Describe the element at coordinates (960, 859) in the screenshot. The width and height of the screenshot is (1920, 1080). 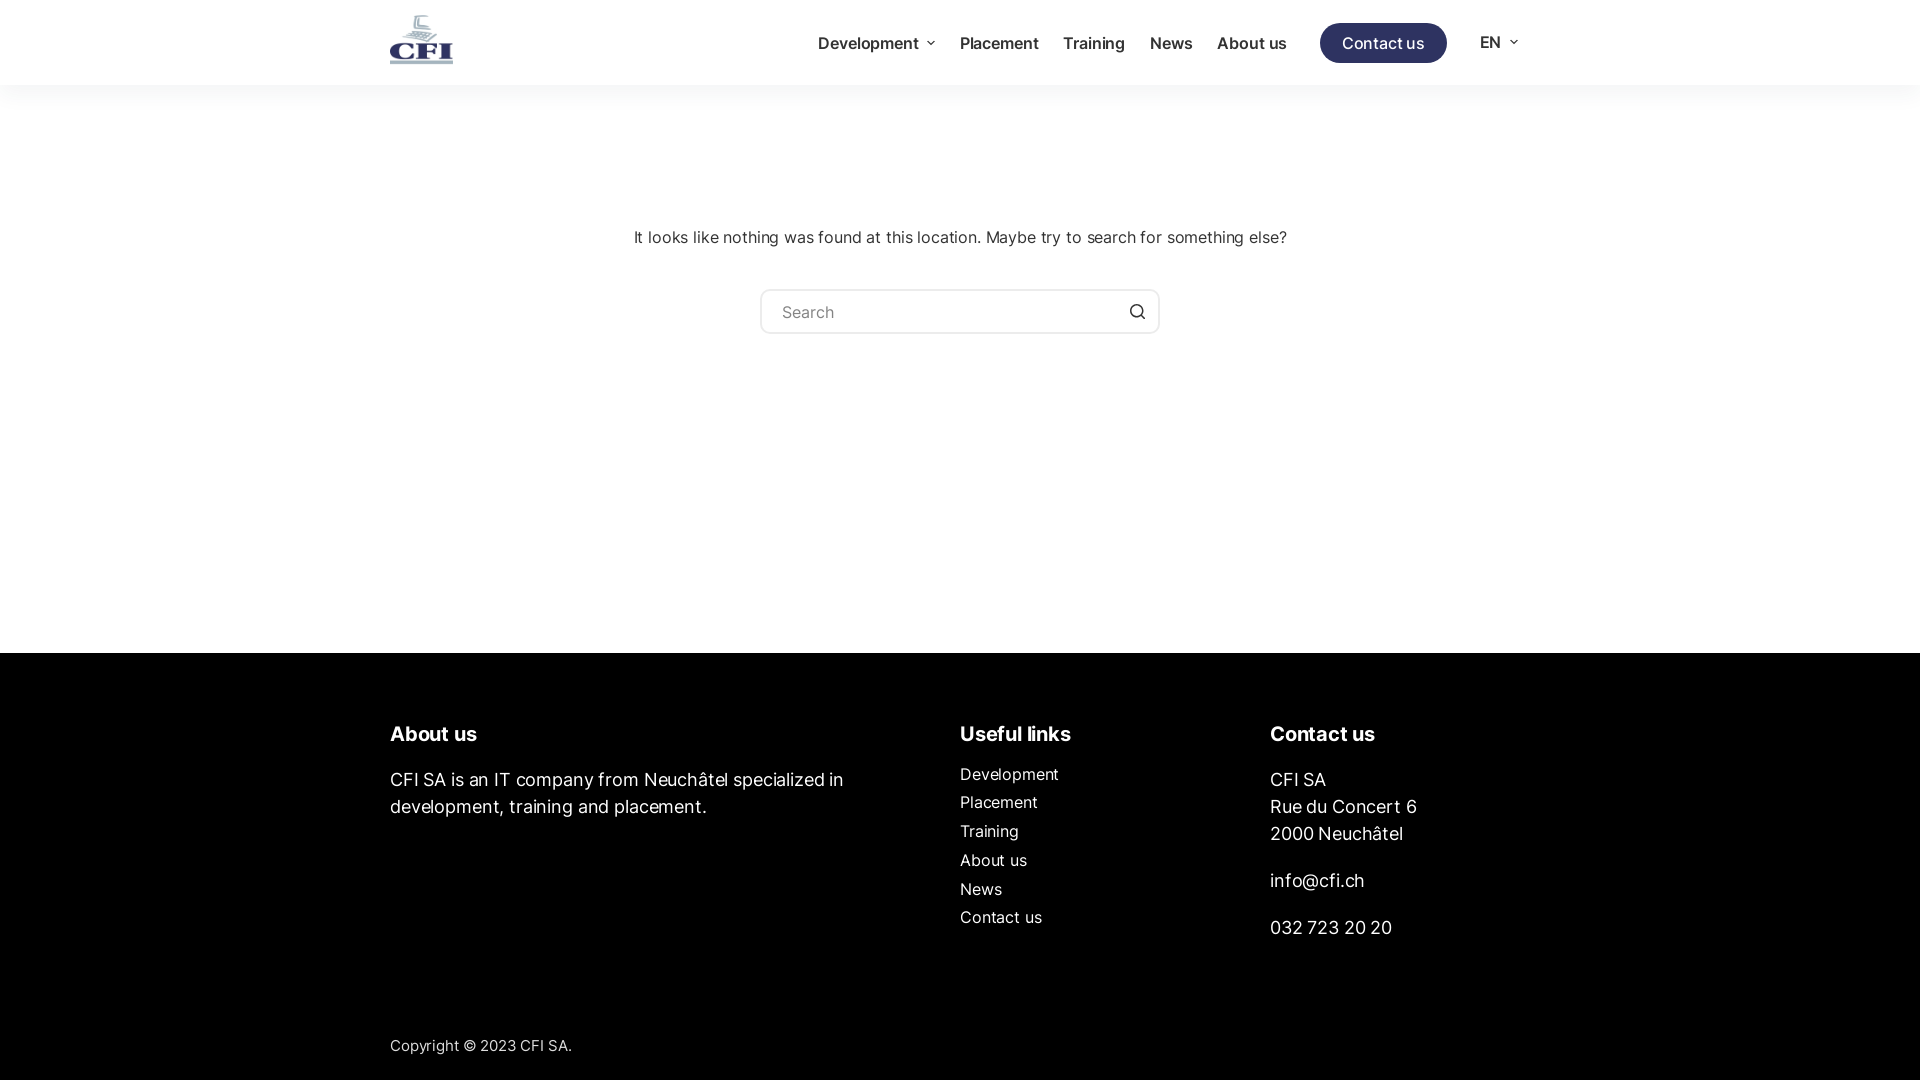
I see `'About us'` at that location.